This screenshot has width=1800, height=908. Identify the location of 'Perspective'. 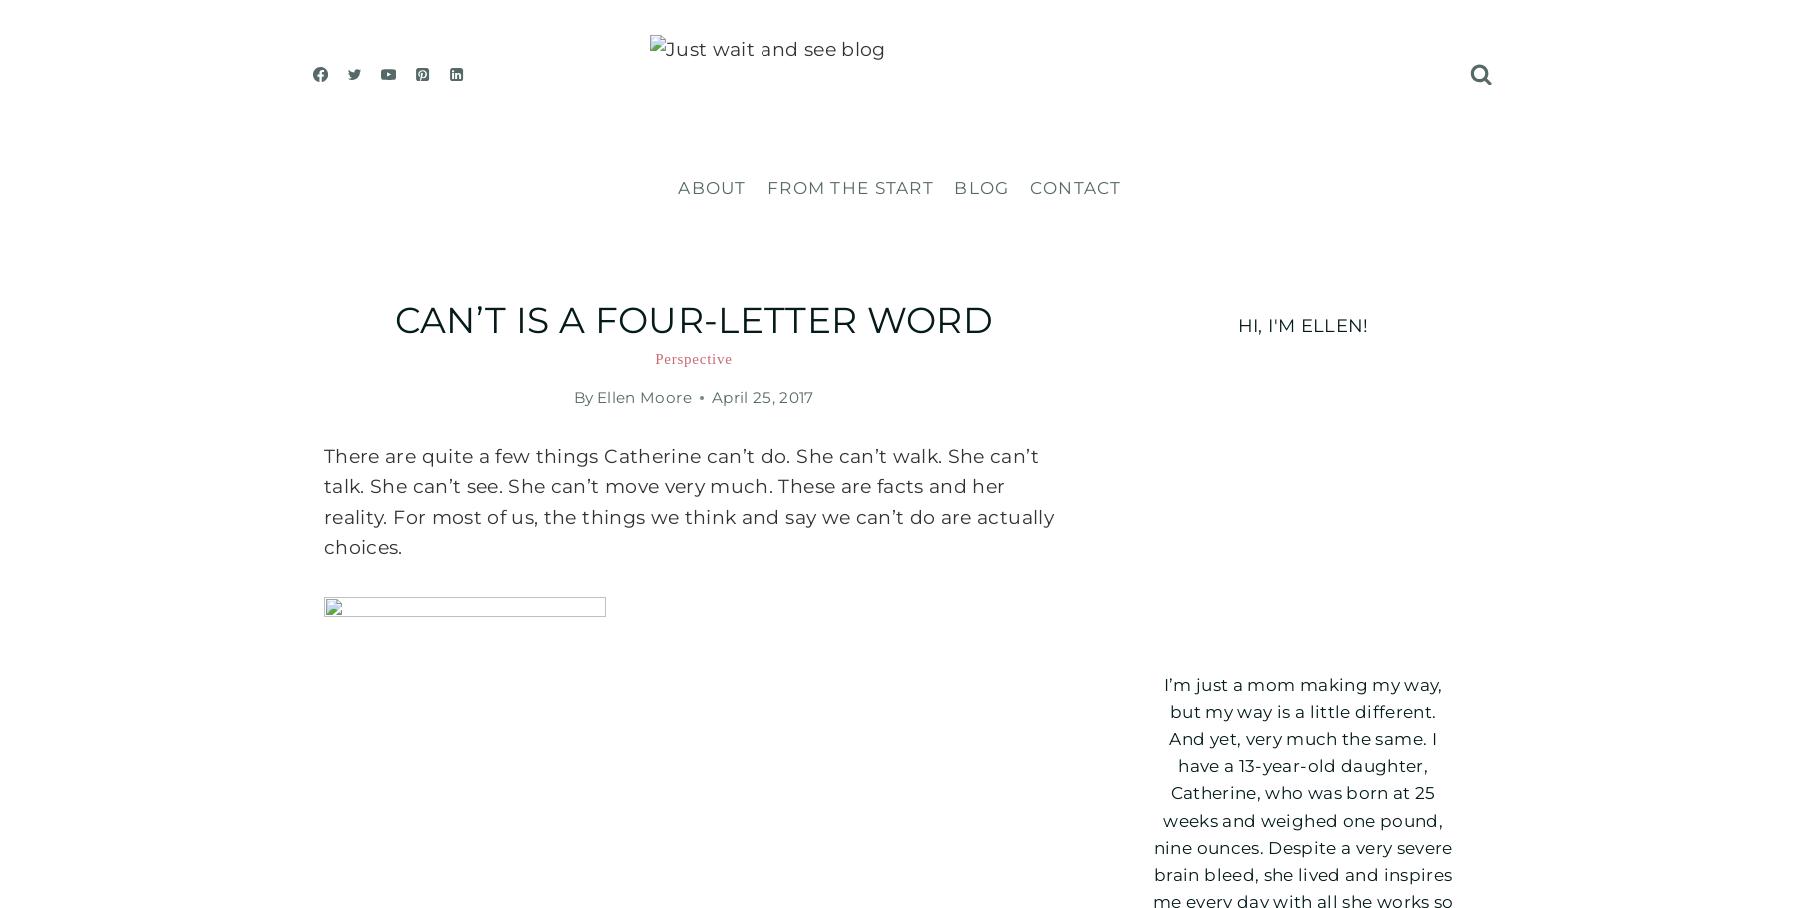
(692, 358).